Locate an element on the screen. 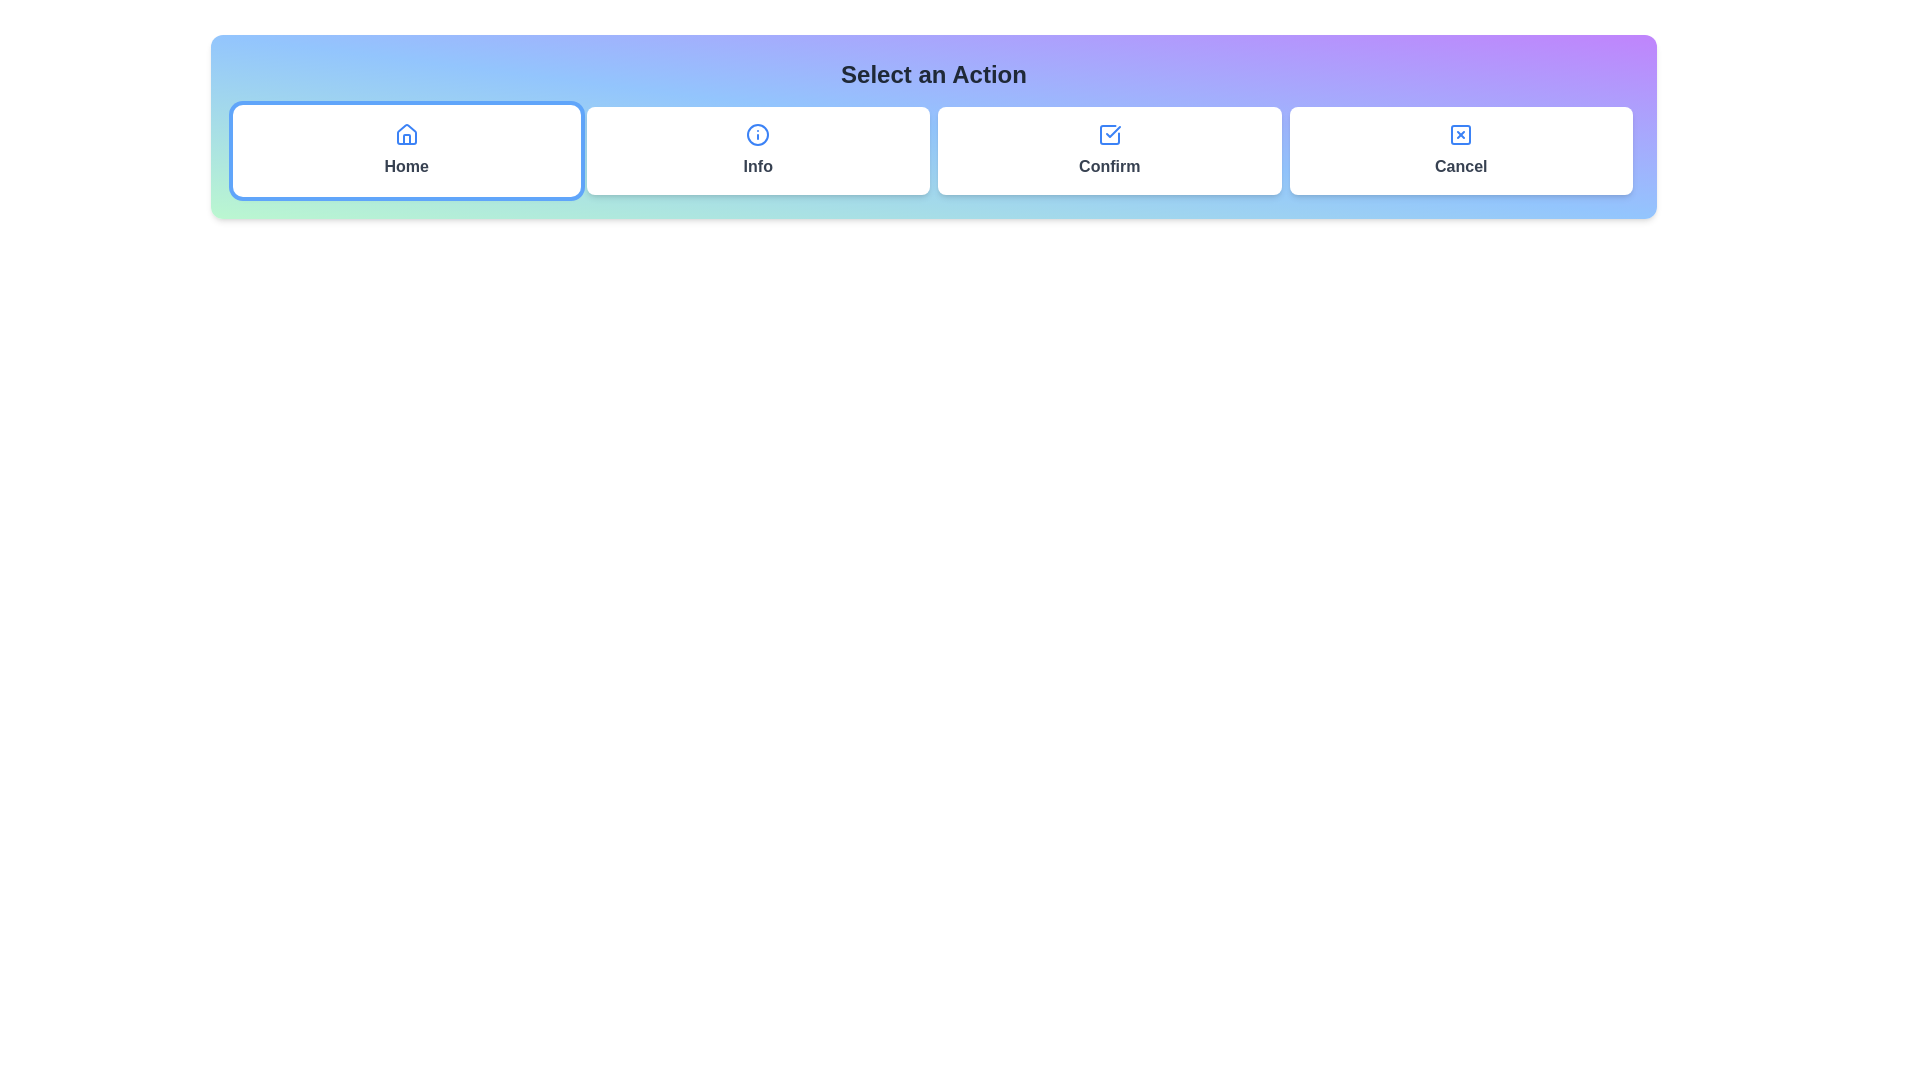 This screenshot has height=1080, width=1920. the button labeled Cancel to observe its hover effect is located at coordinates (1461, 149).